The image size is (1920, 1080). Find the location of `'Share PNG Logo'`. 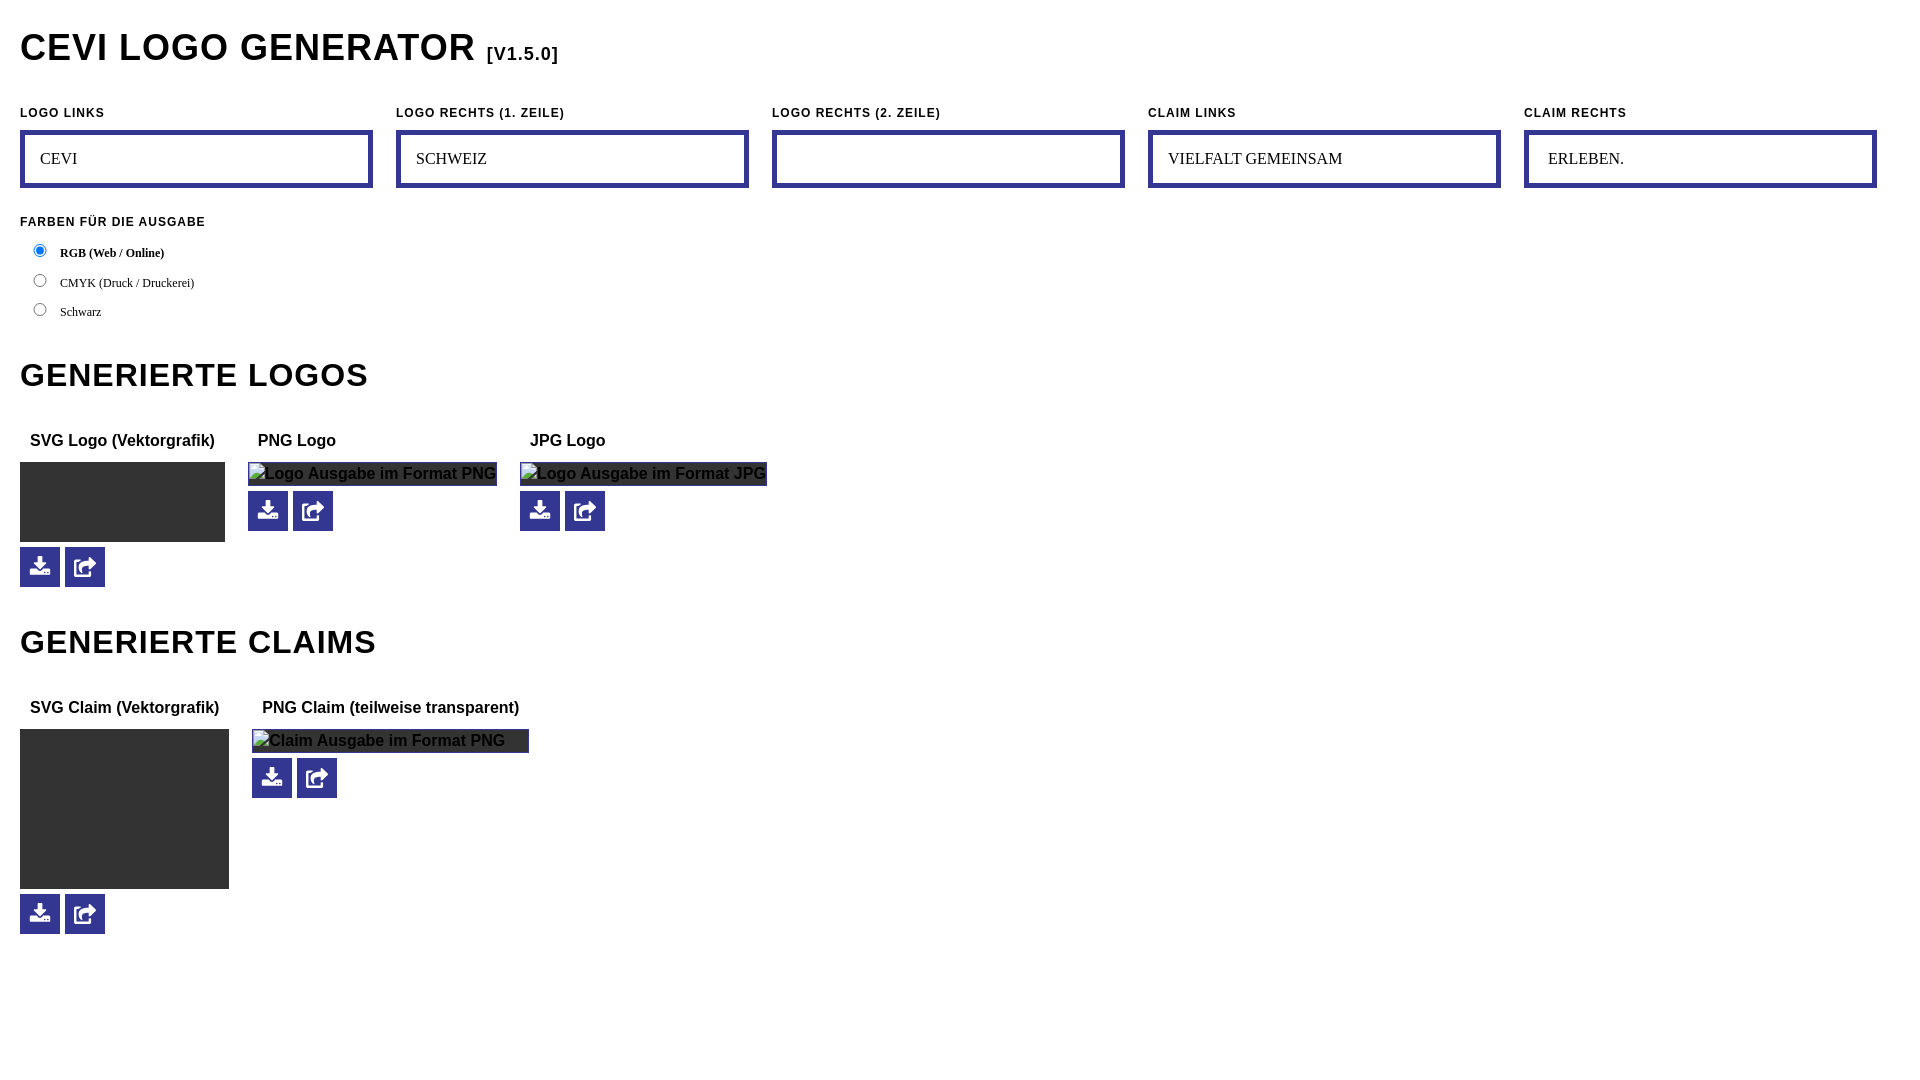

'Share PNG Logo' is located at coordinates (311, 508).